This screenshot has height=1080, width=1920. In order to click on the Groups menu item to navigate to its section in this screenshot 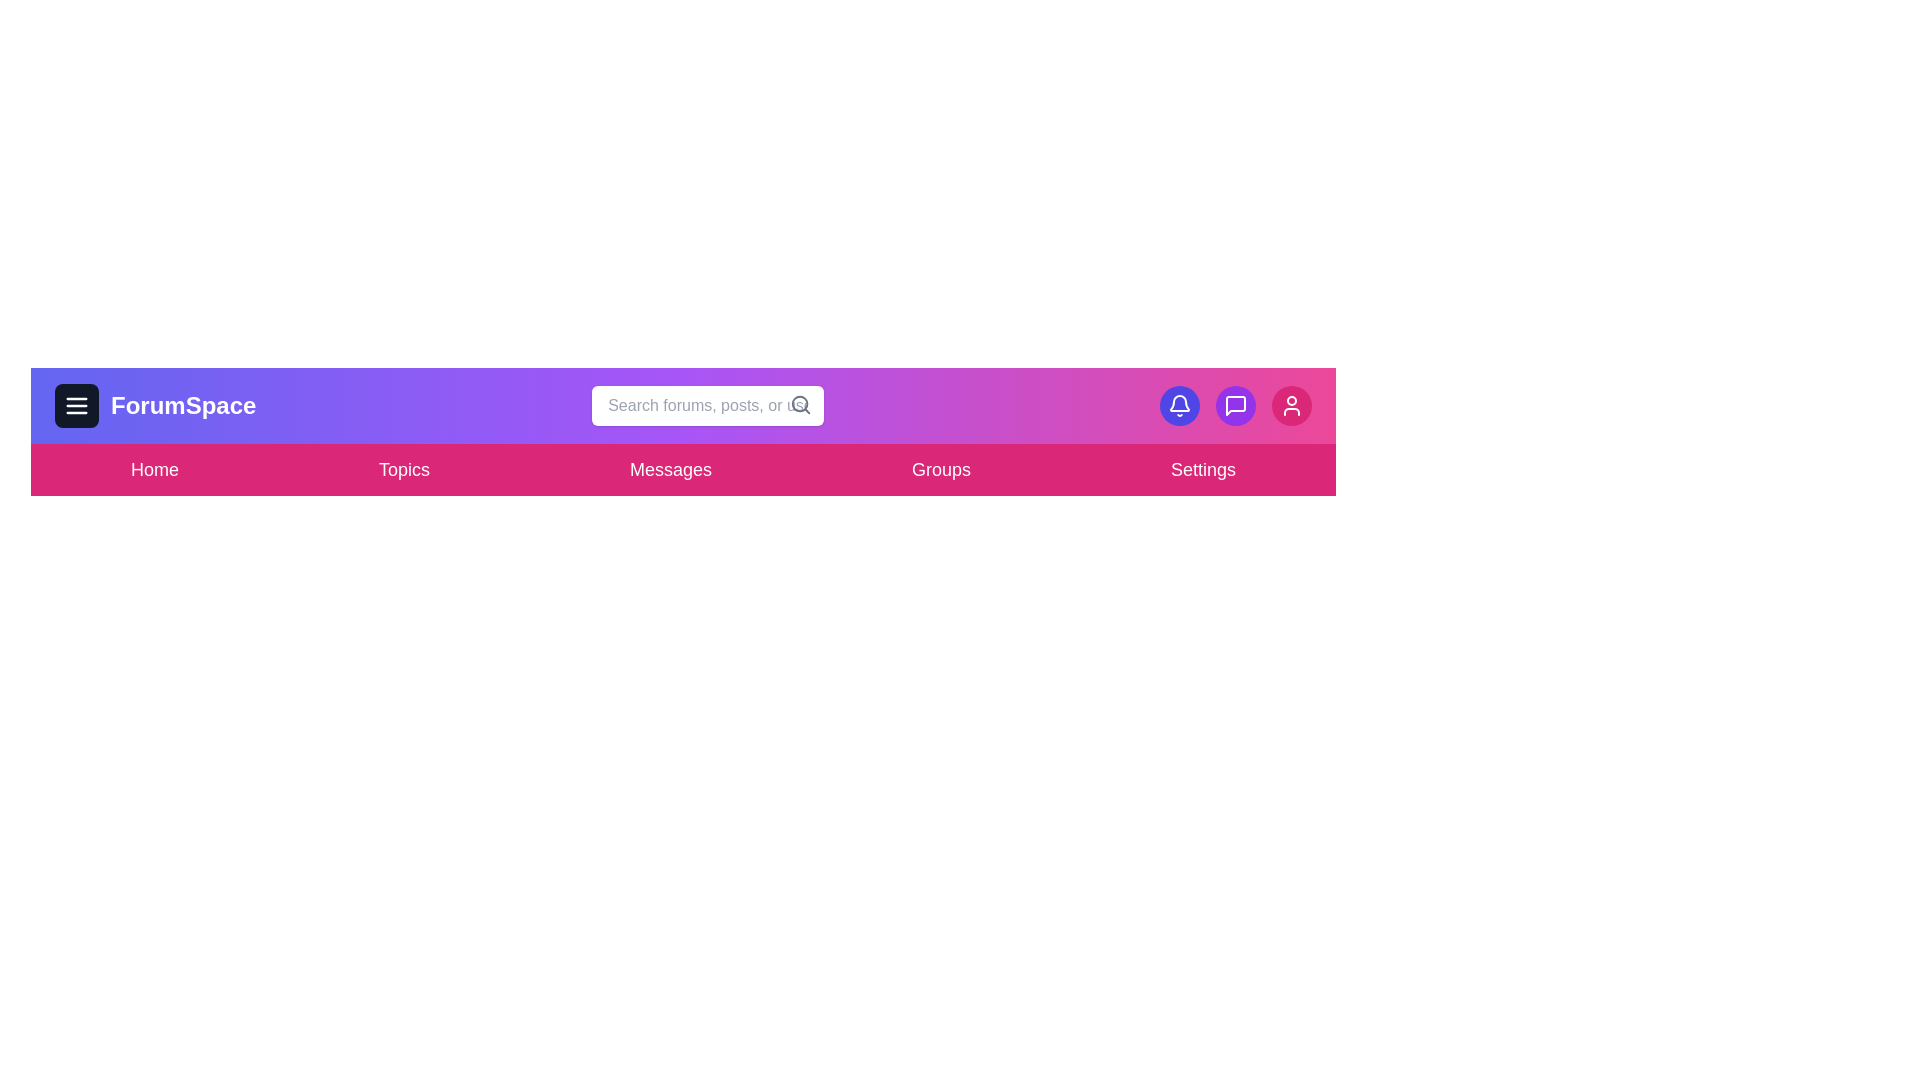, I will do `click(940, 470)`.